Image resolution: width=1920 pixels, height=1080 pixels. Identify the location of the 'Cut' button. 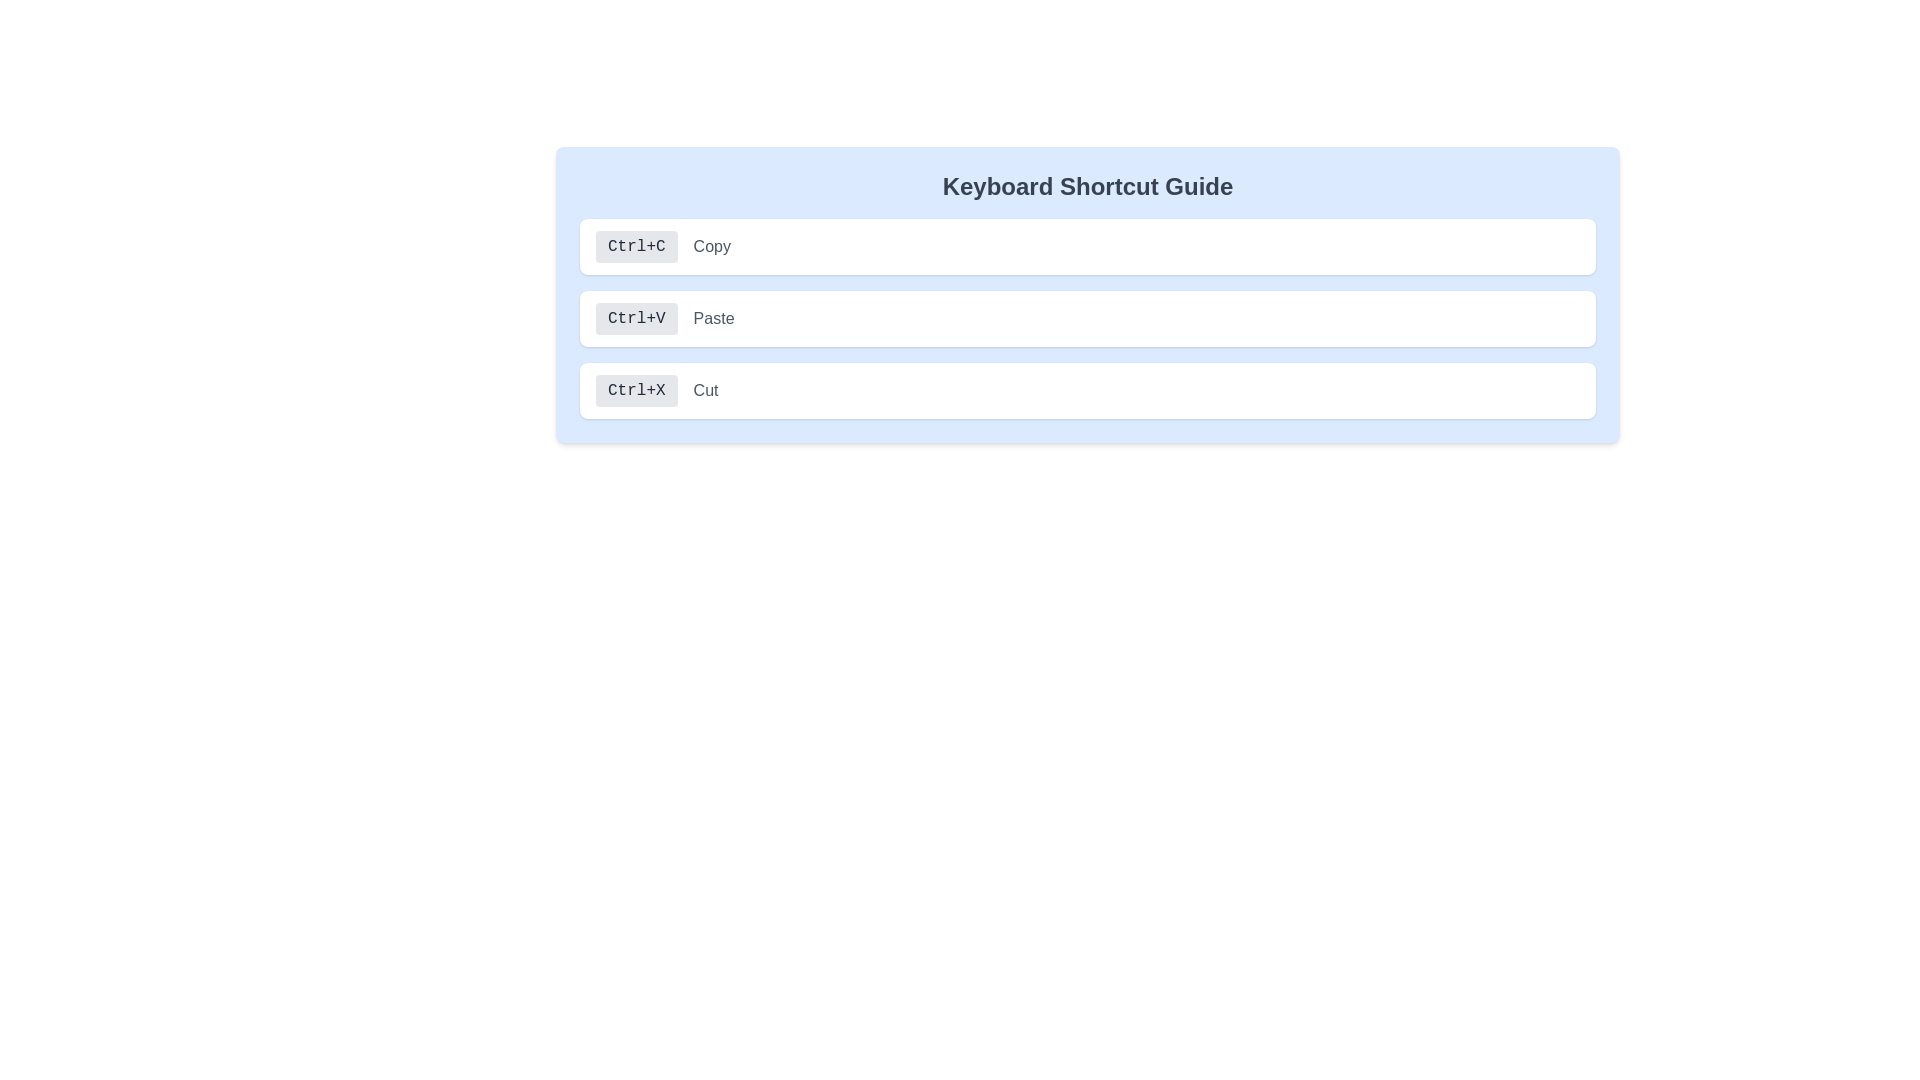
(1087, 390).